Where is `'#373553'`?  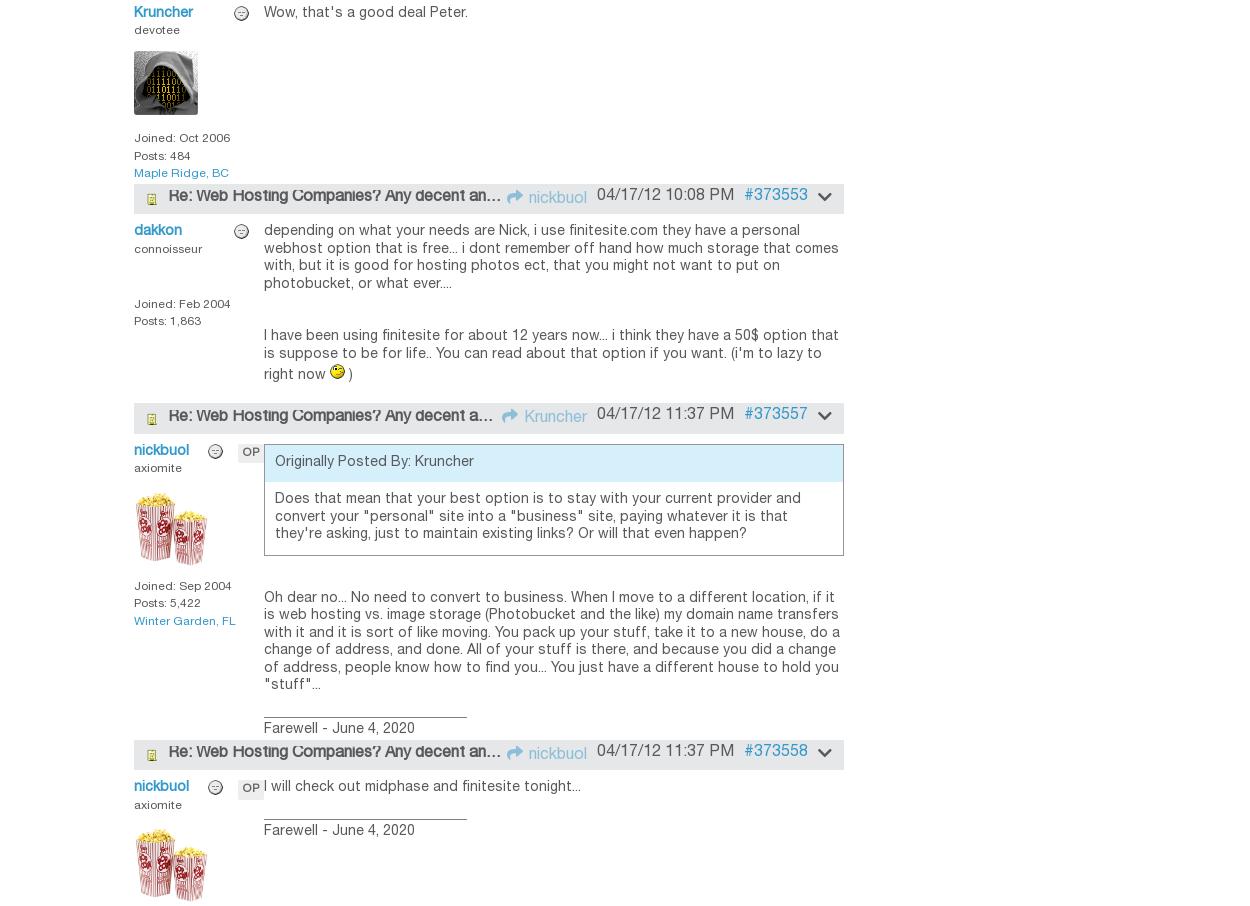 '#373553' is located at coordinates (775, 194).